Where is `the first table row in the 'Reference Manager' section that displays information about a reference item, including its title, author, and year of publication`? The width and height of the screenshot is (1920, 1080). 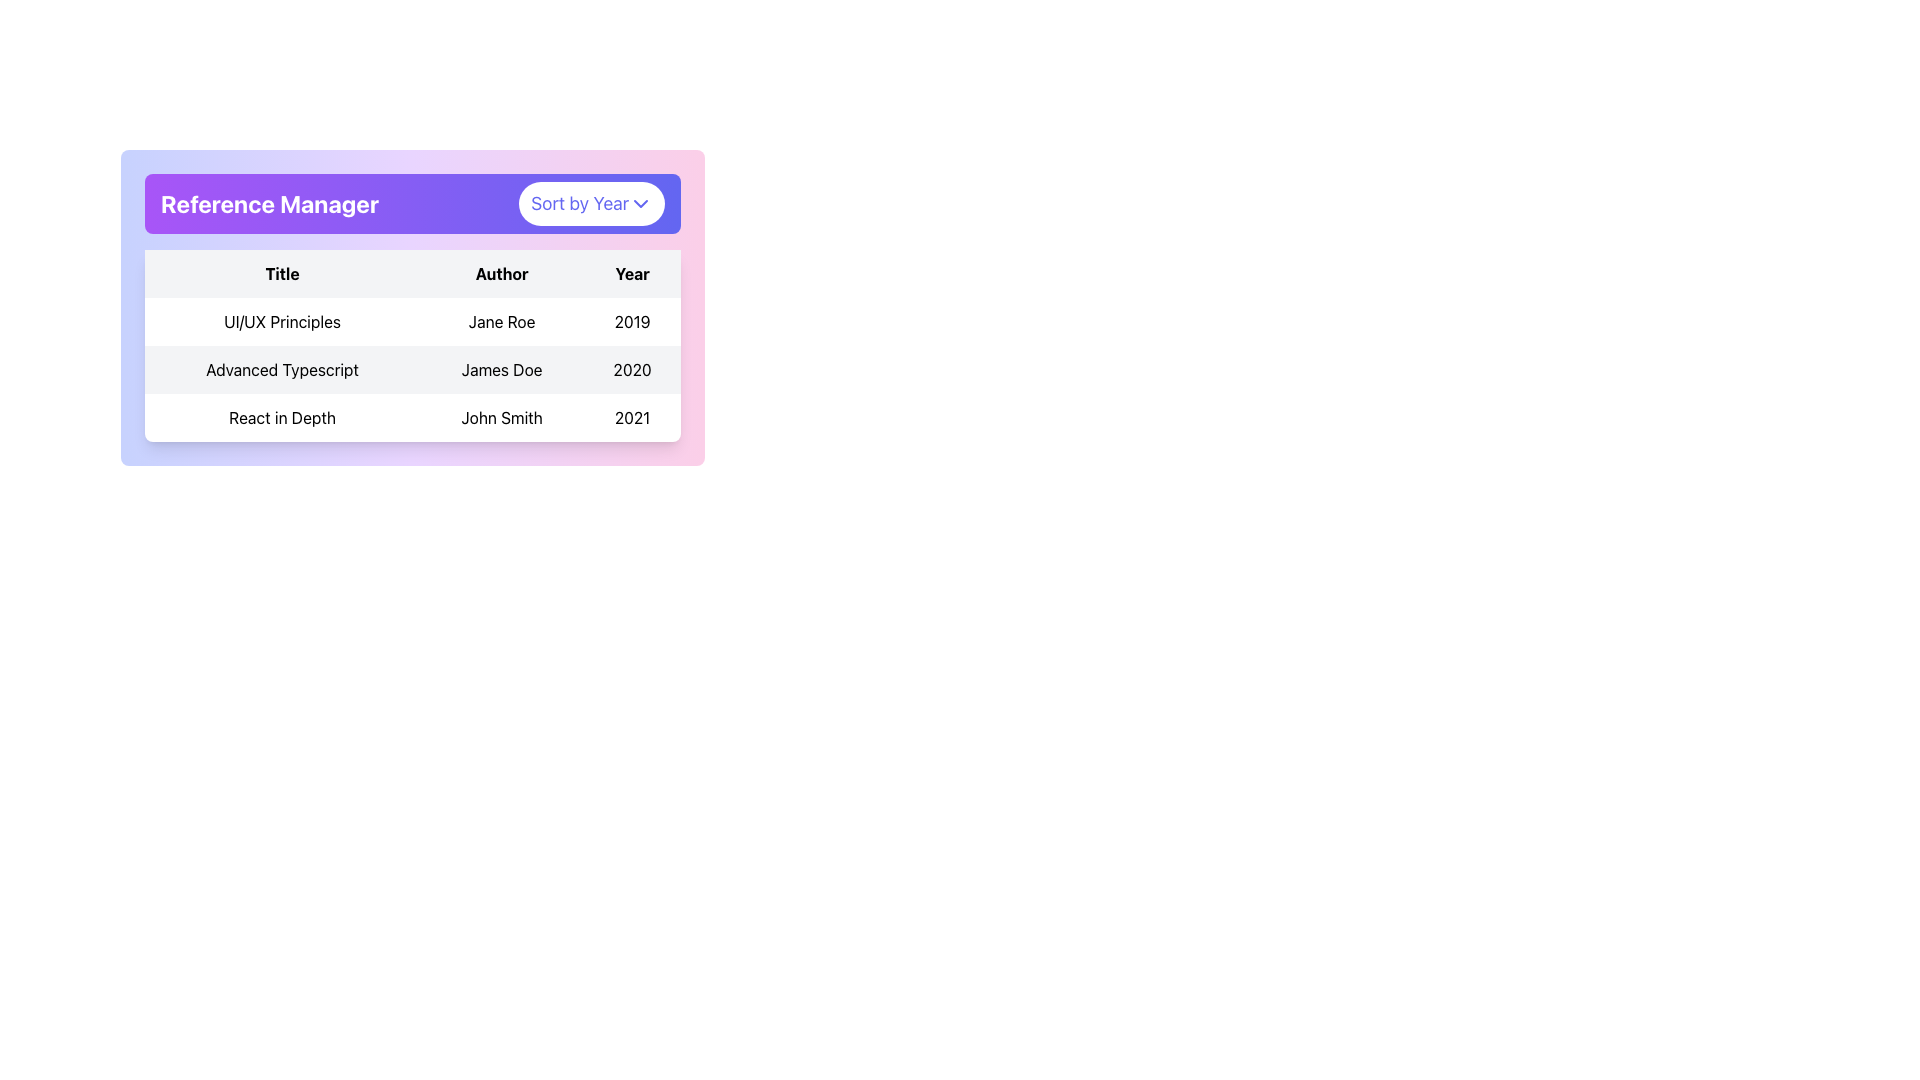 the first table row in the 'Reference Manager' section that displays information about a reference item, including its title, author, and year of publication is located at coordinates (411, 320).